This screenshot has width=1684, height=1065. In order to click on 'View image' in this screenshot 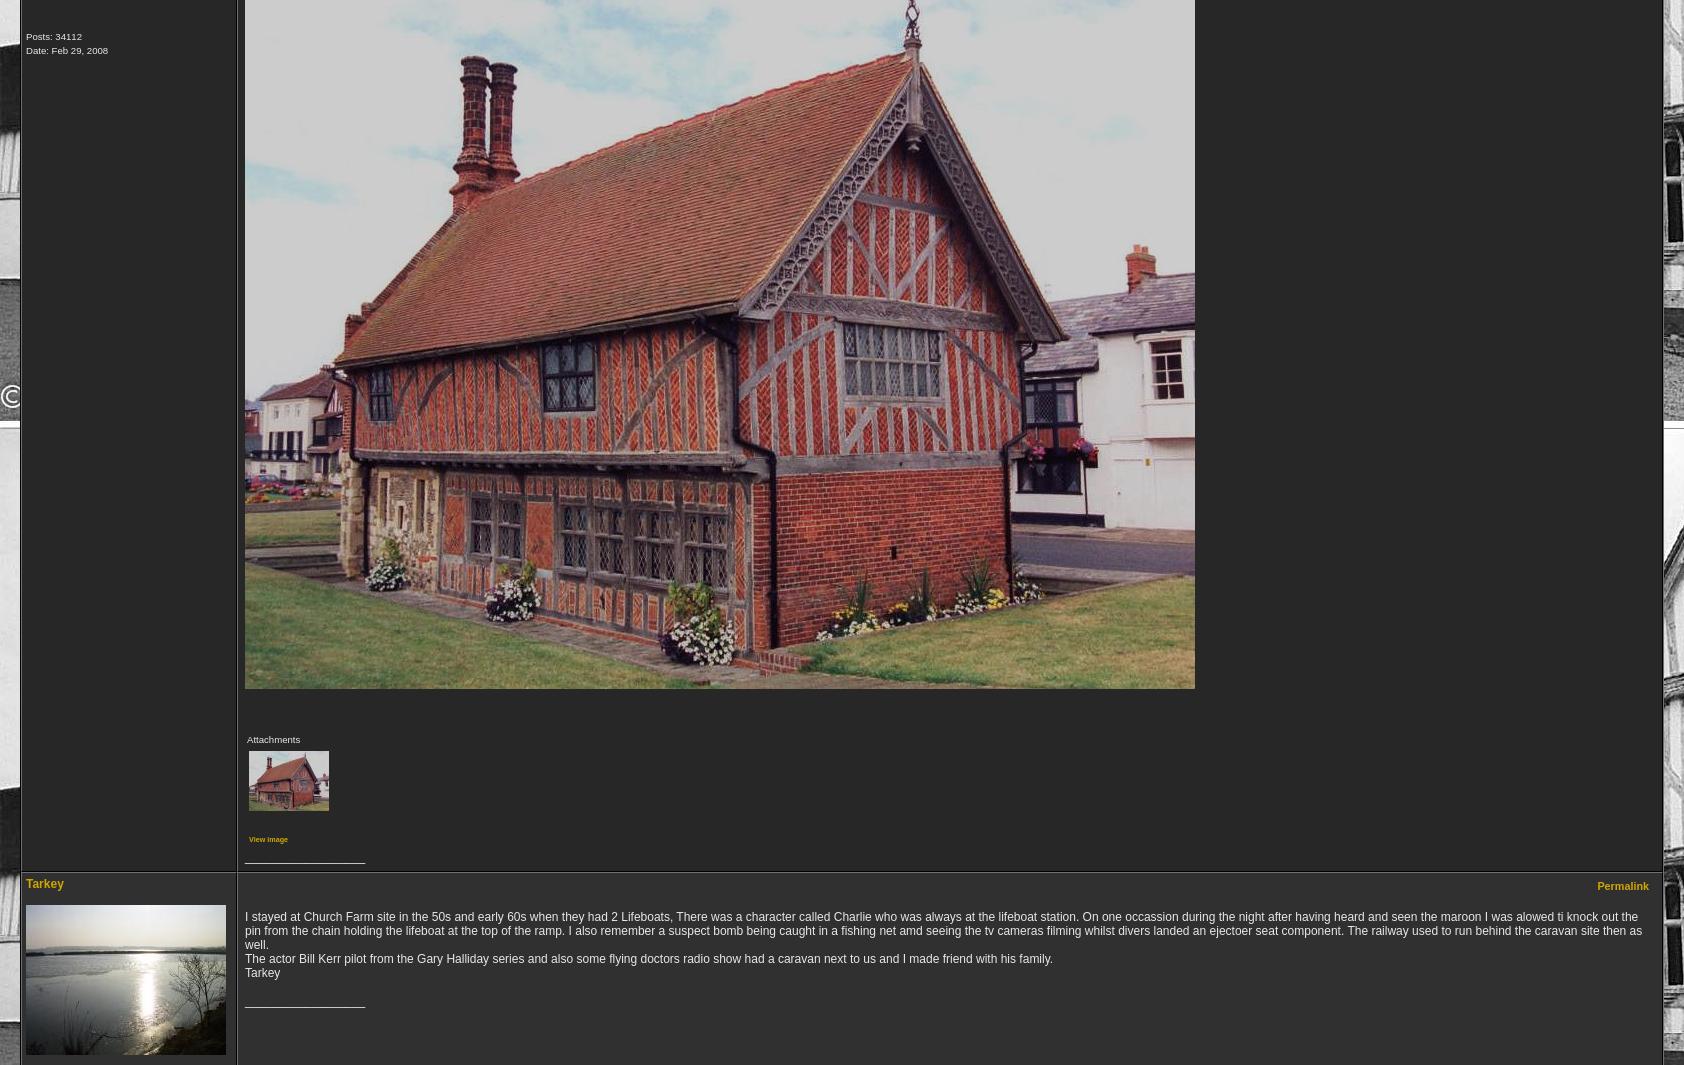, I will do `click(268, 839)`.